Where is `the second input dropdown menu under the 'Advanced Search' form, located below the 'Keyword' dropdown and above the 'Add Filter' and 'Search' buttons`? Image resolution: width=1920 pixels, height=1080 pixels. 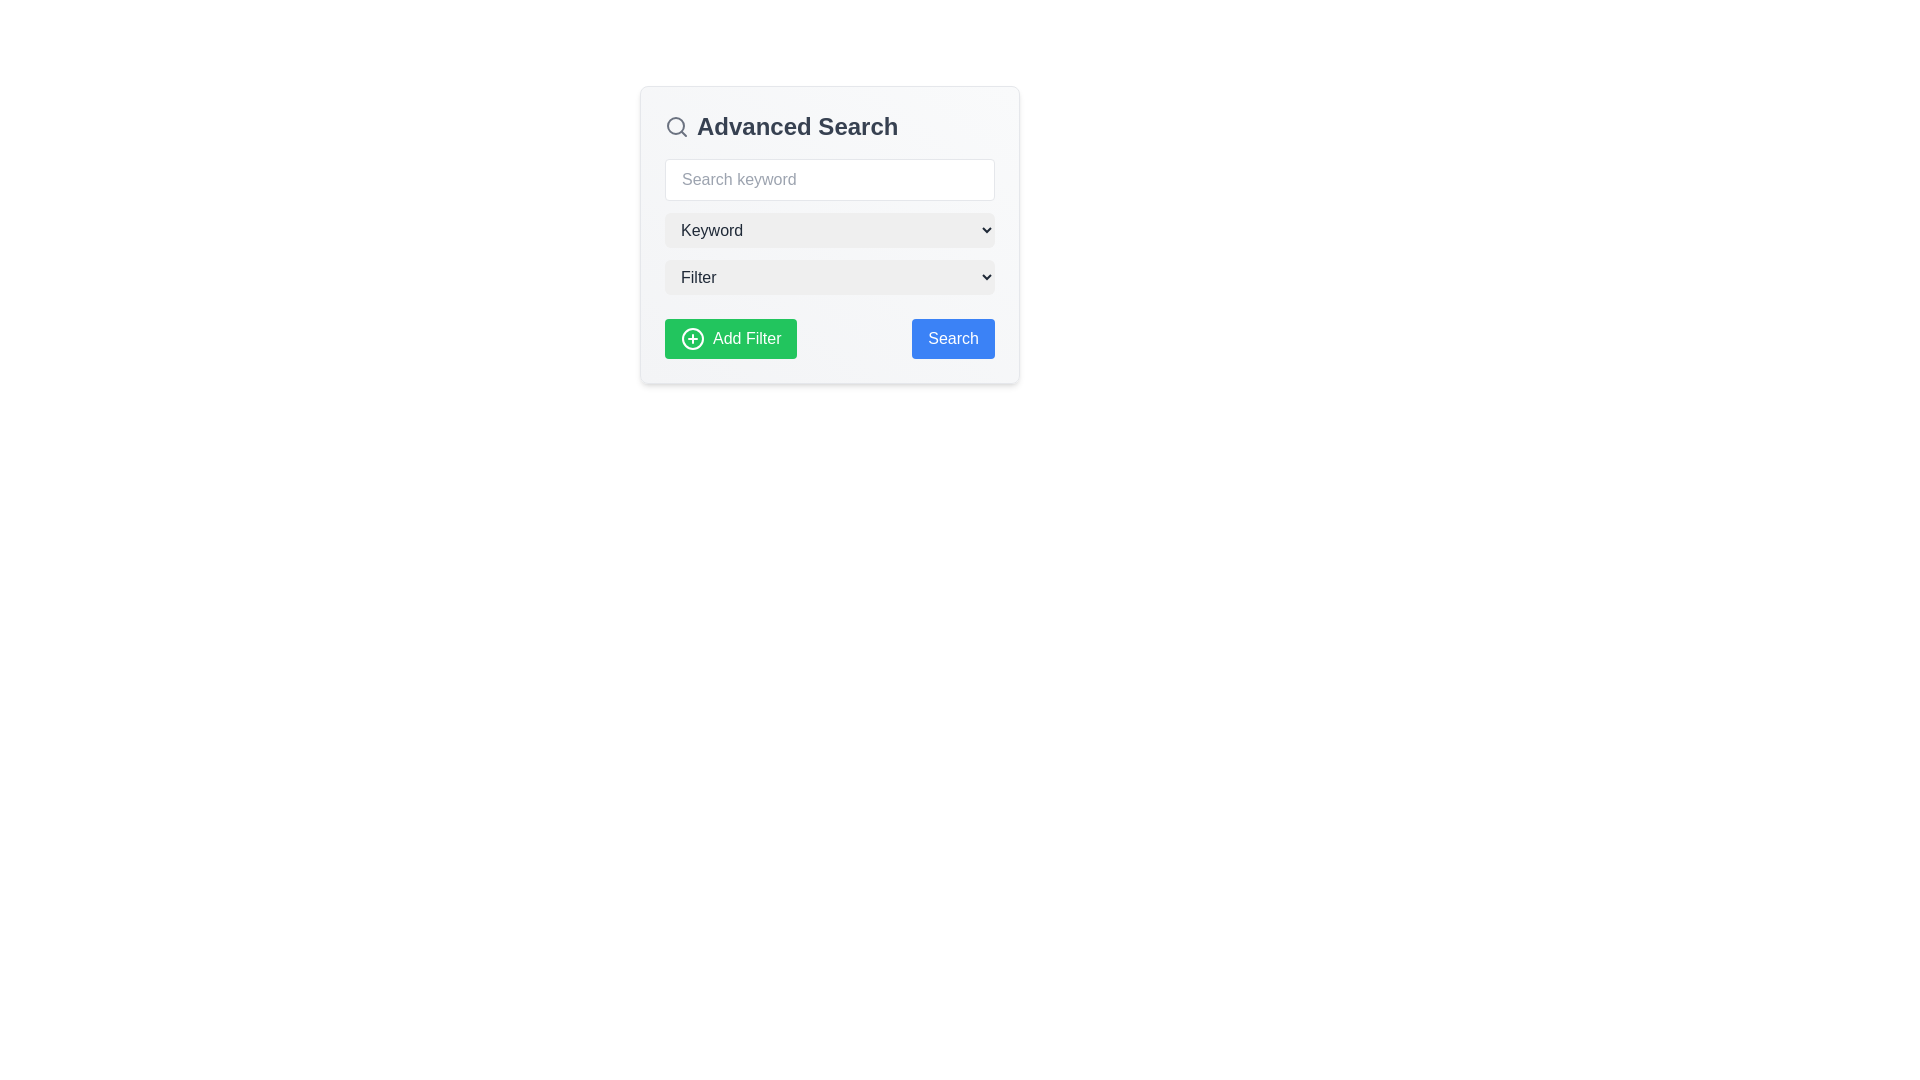 the second input dropdown menu under the 'Advanced Search' form, located below the 'Keyword' dropdown and above the 'Add Filter' and 'Search' buttons is located at coordinates (830, 277).